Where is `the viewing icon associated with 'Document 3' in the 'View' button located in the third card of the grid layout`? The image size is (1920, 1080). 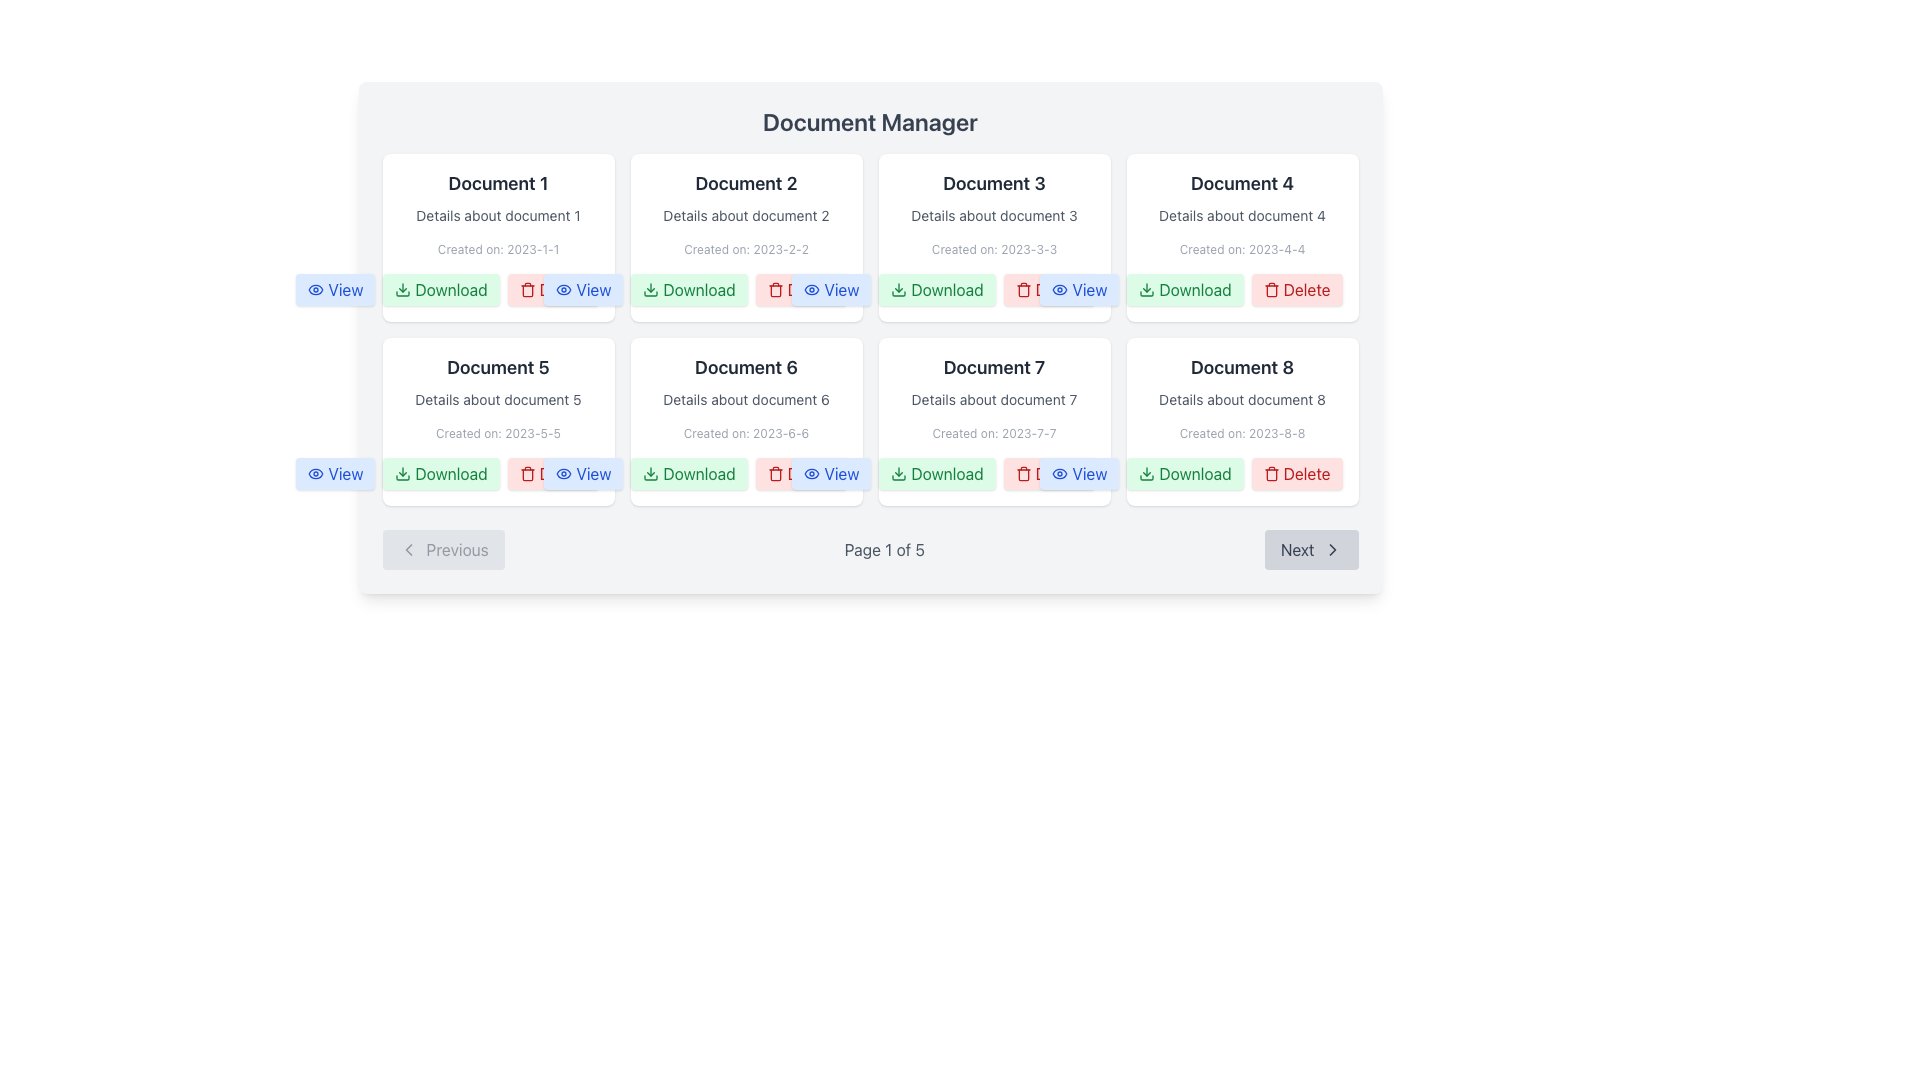
the viewing icon associated with 'Document 3' in the 'View' button located in the third card of the grid layout is located at coordinates (1059, 289).